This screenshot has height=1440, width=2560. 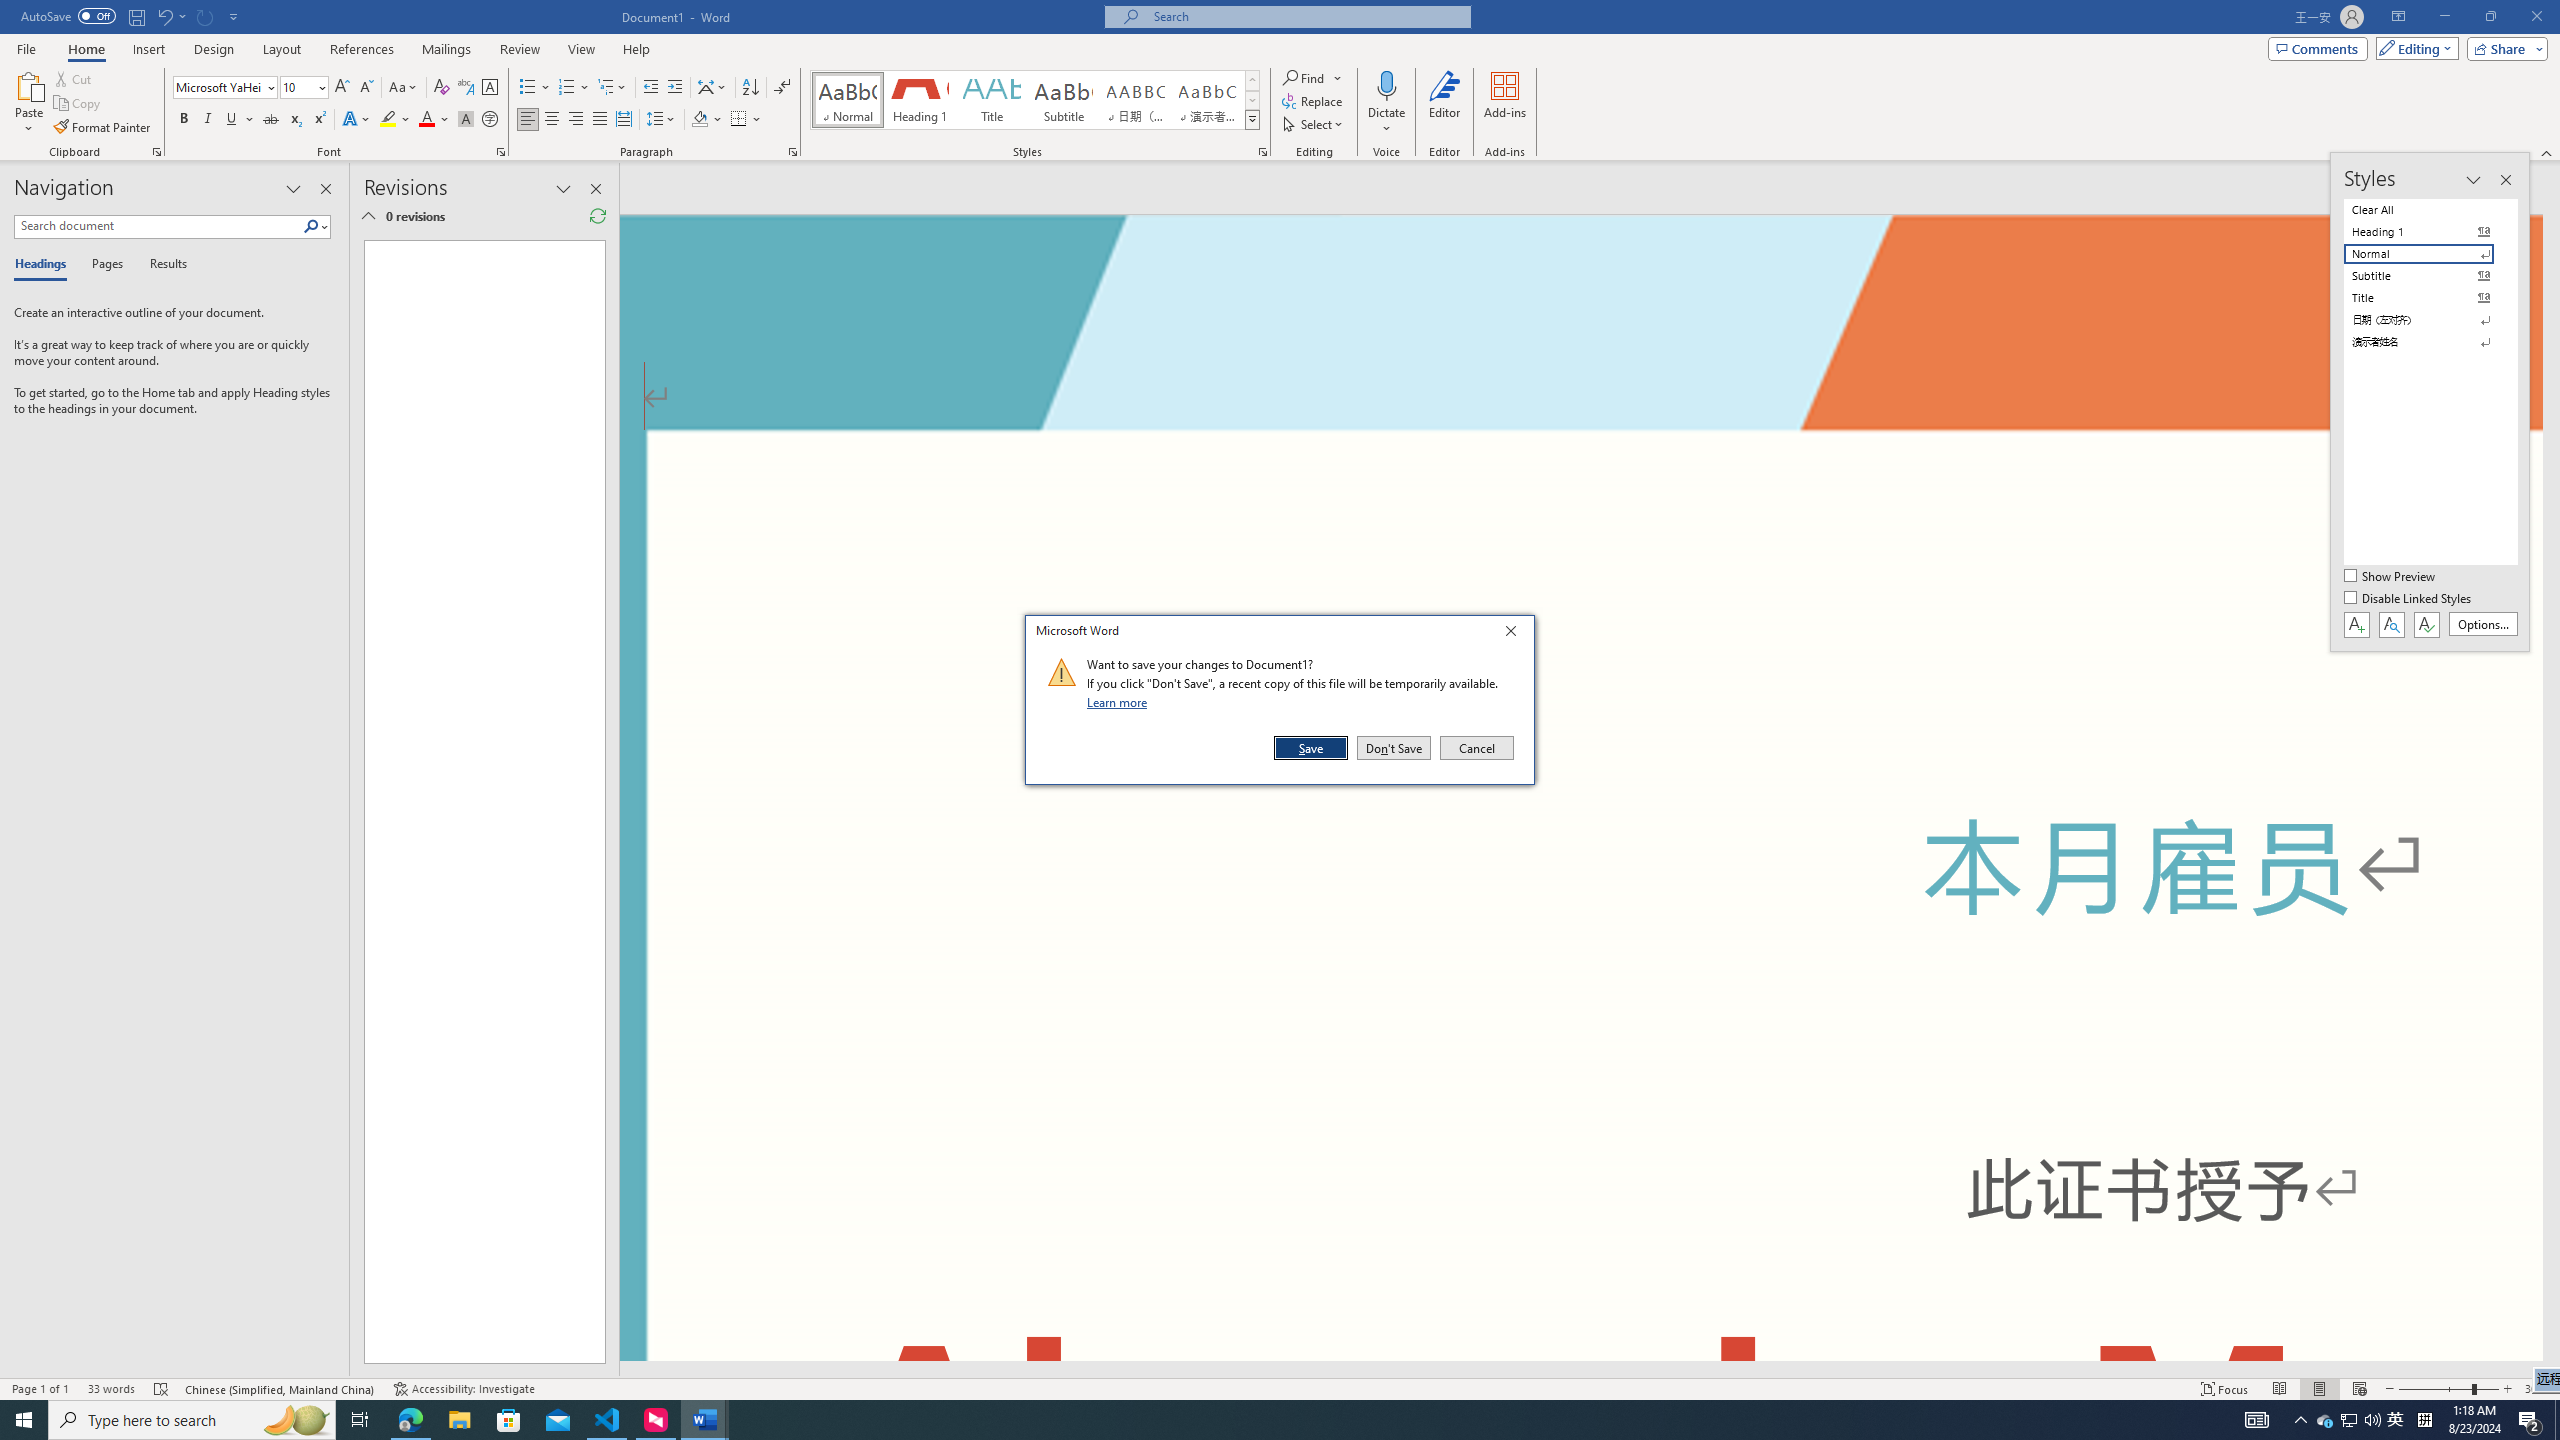 What do you see at coordinates (2483, 624) in the screenshot?
I see `'Options...'` at bounding box center [2483, 624].